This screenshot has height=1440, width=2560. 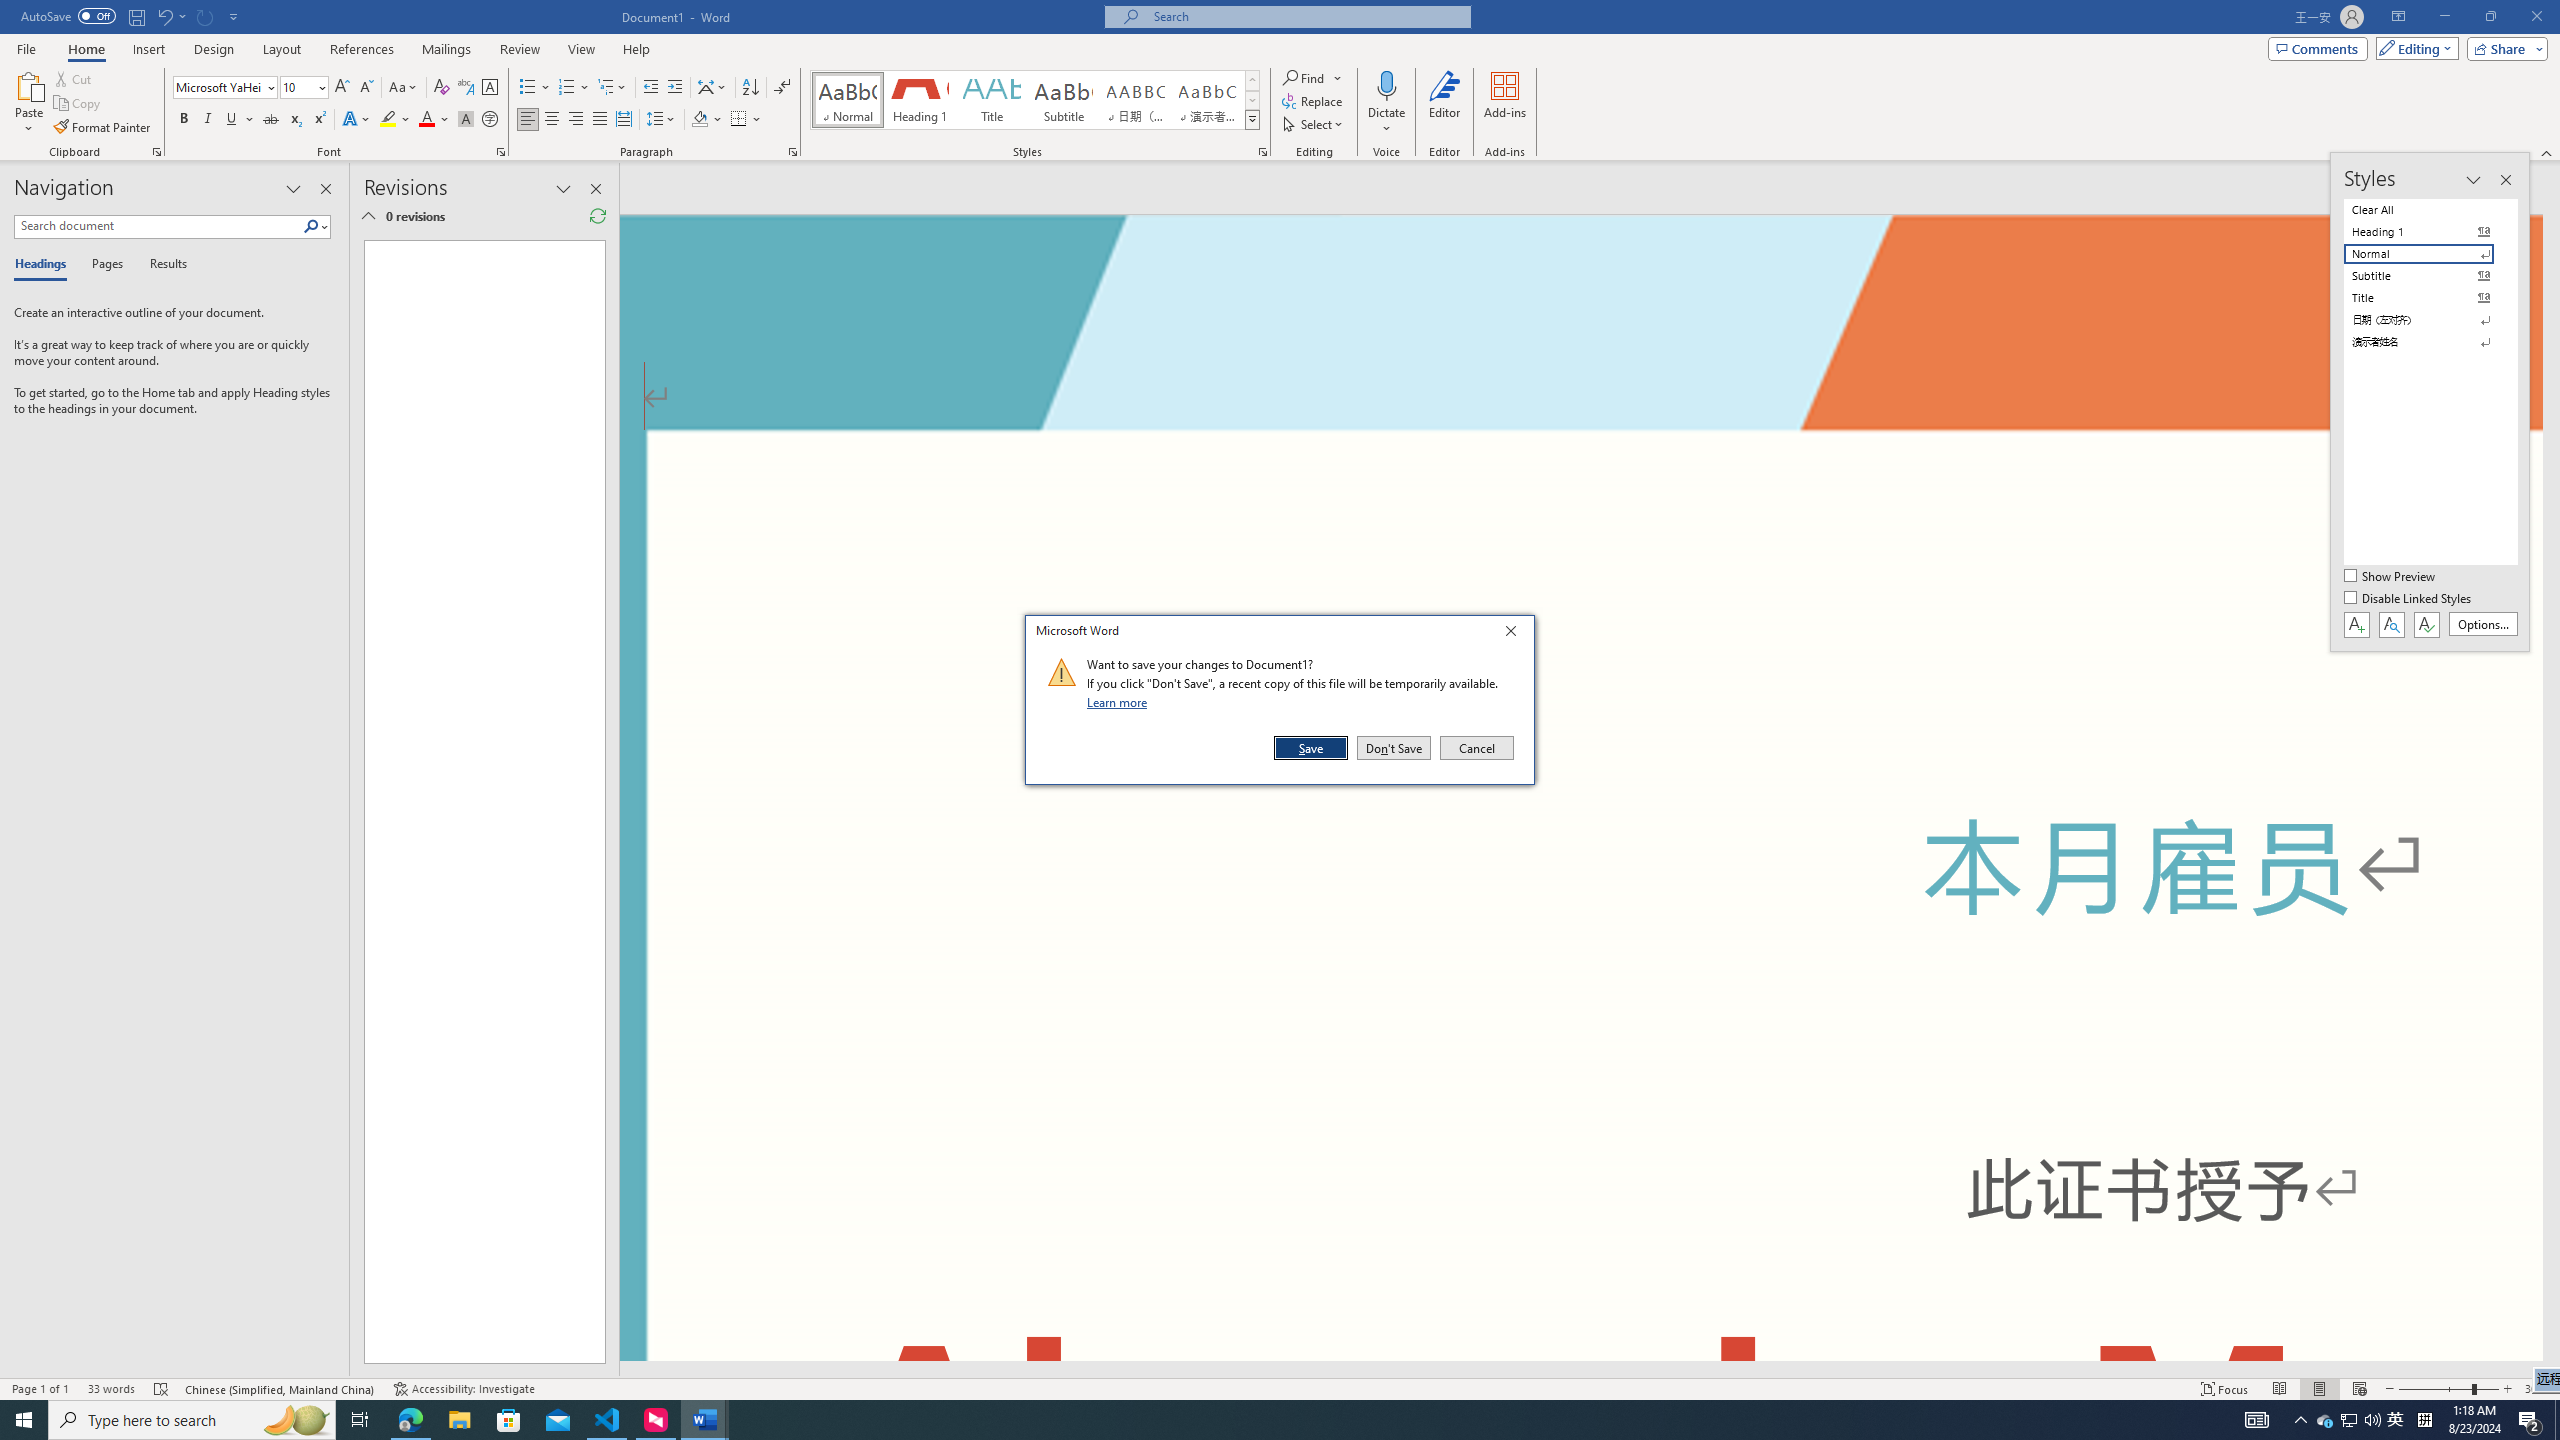 What do you see at coordinates (2483, 624) in the screenshot?
I see `'Options...'` at bounding box center [2483, 624].